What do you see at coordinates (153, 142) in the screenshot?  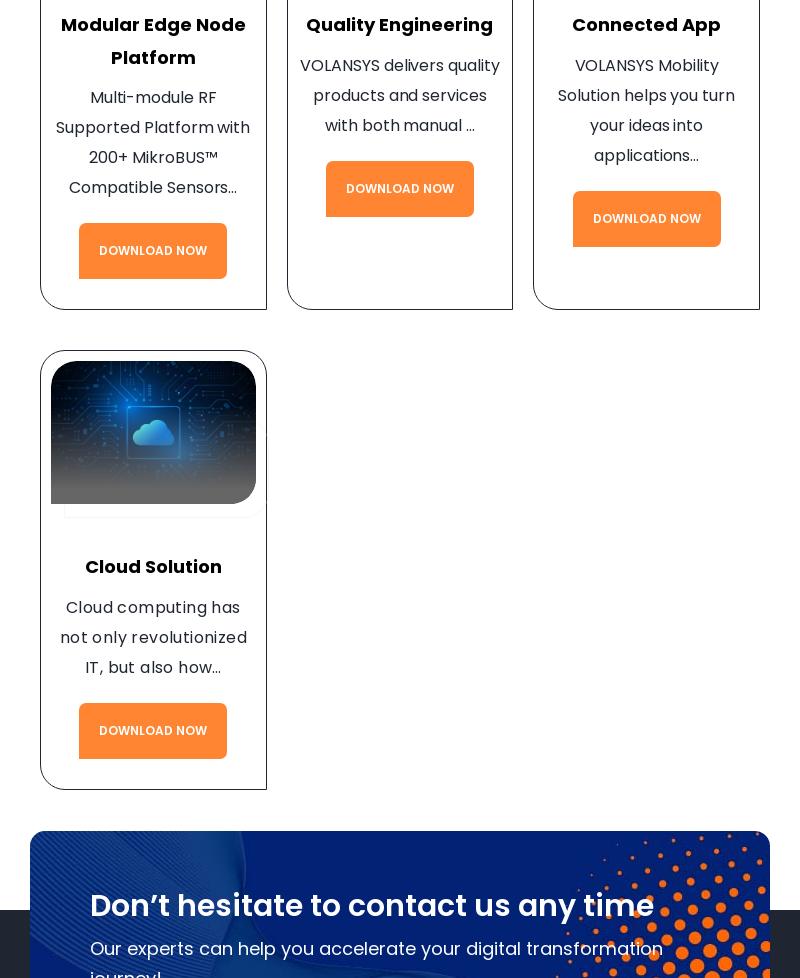 I see `'Multi-module RF Supported Platform with 200+ MikroBUS™ Compatible Sensors…'` at bounding box center [153, 142].